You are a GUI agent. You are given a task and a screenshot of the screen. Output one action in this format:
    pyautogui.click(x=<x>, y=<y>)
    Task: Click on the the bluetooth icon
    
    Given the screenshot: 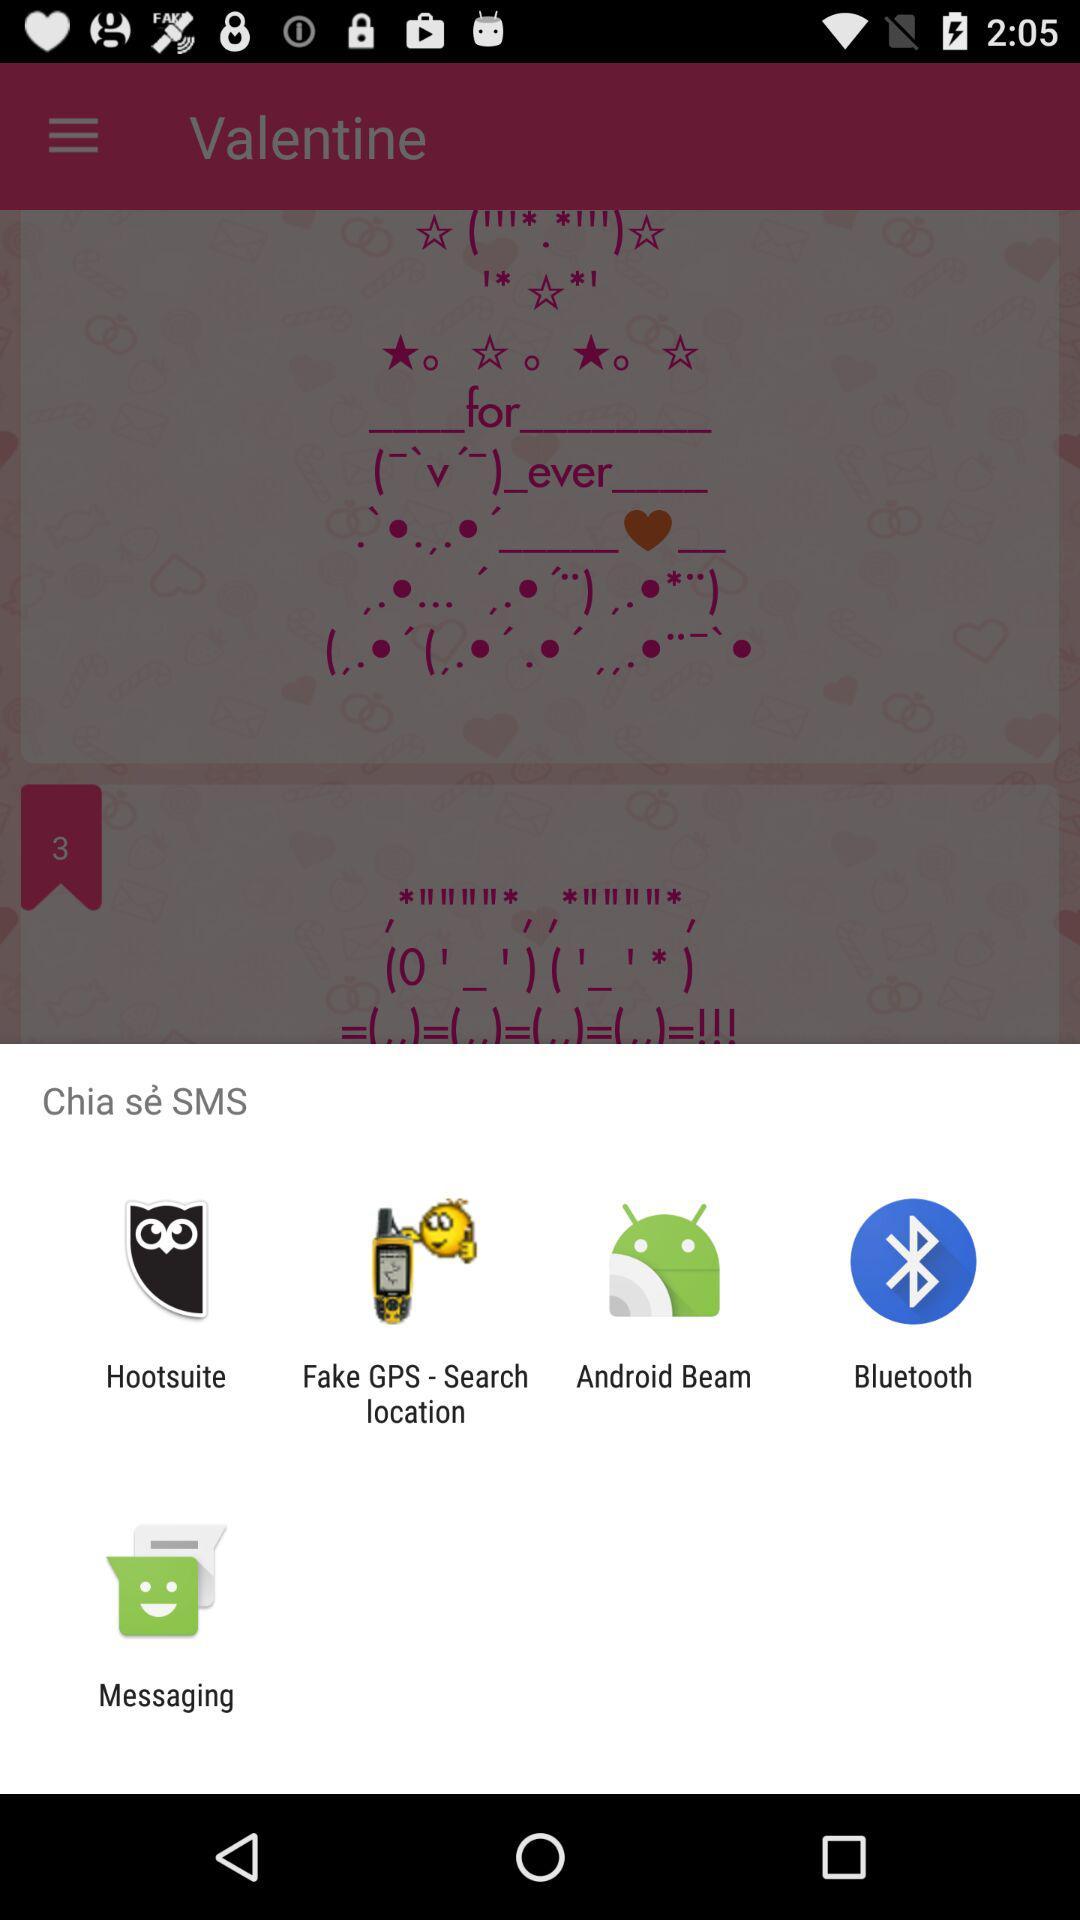 What is the action you would take?
    pyautogui.click(x=913, y=1392)
    